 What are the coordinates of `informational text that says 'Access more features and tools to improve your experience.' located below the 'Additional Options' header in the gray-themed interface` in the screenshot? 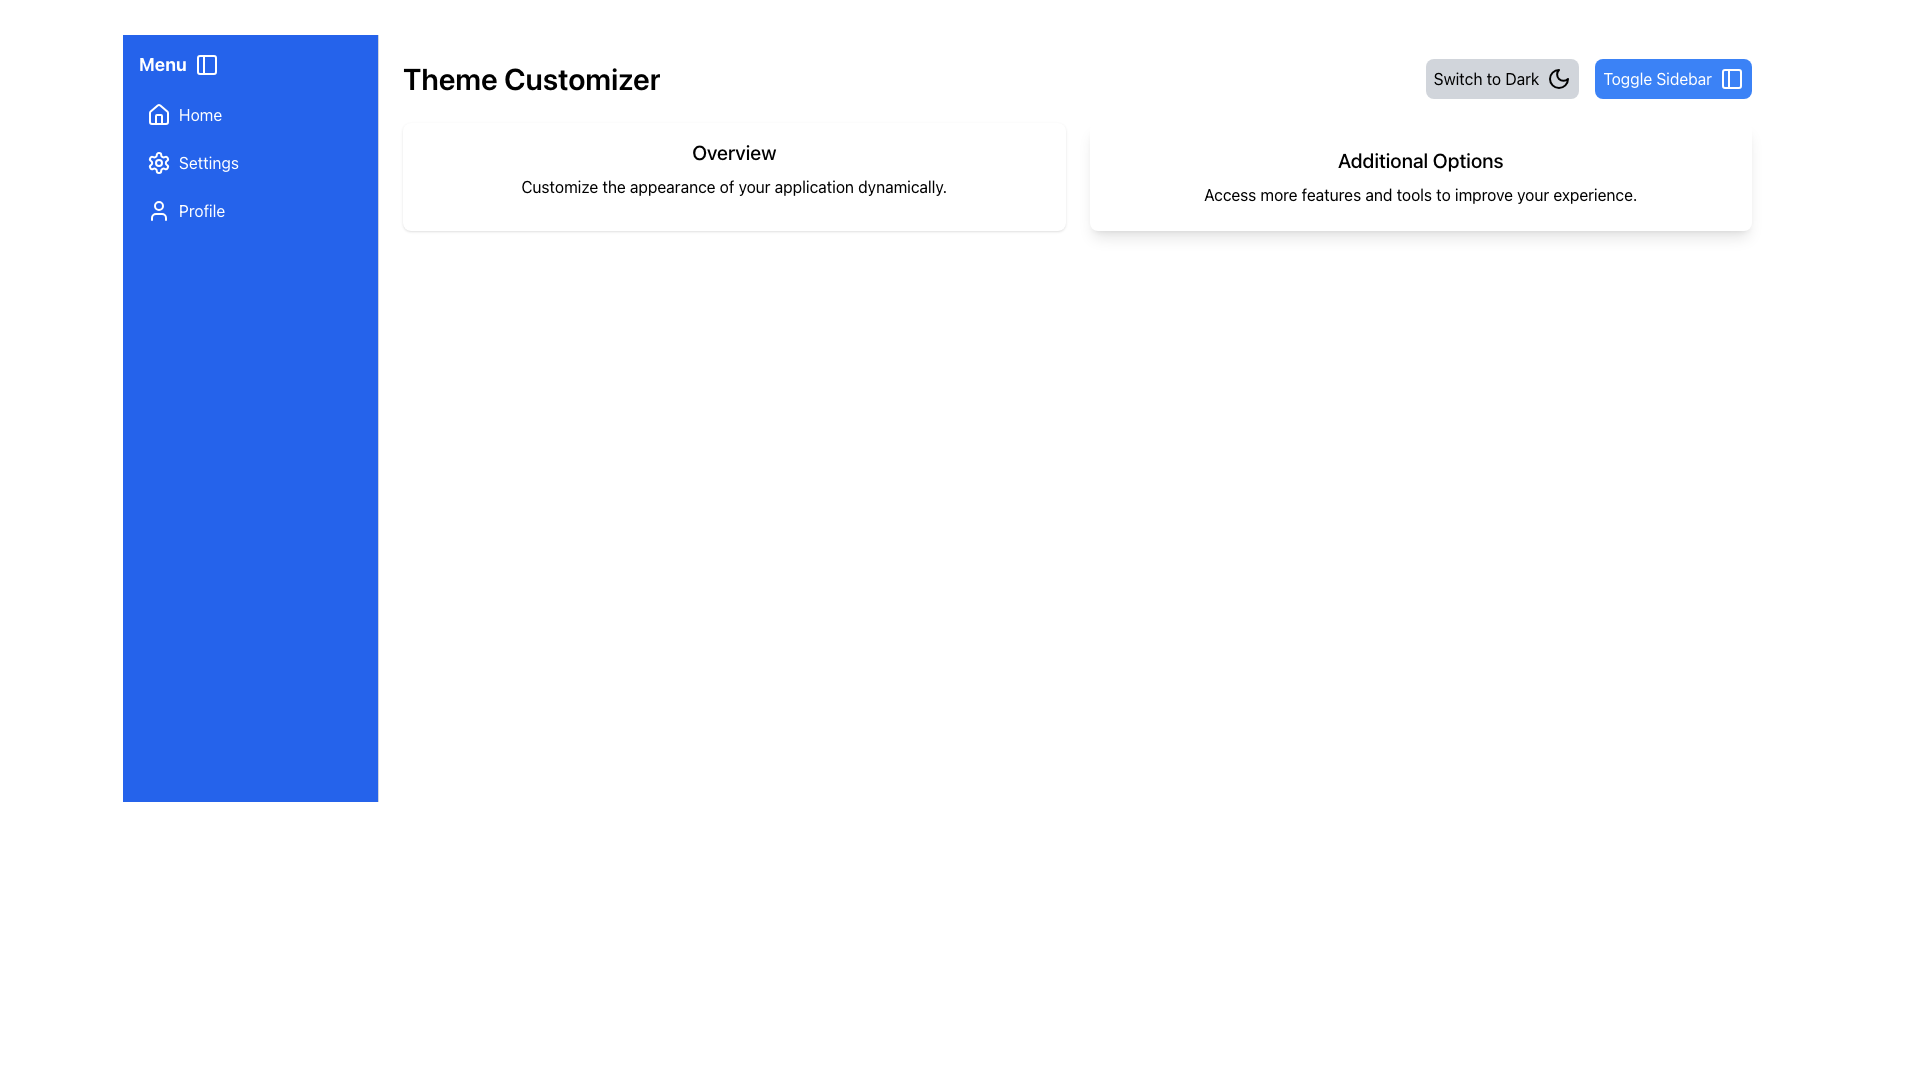 It's located at (1419, 195).